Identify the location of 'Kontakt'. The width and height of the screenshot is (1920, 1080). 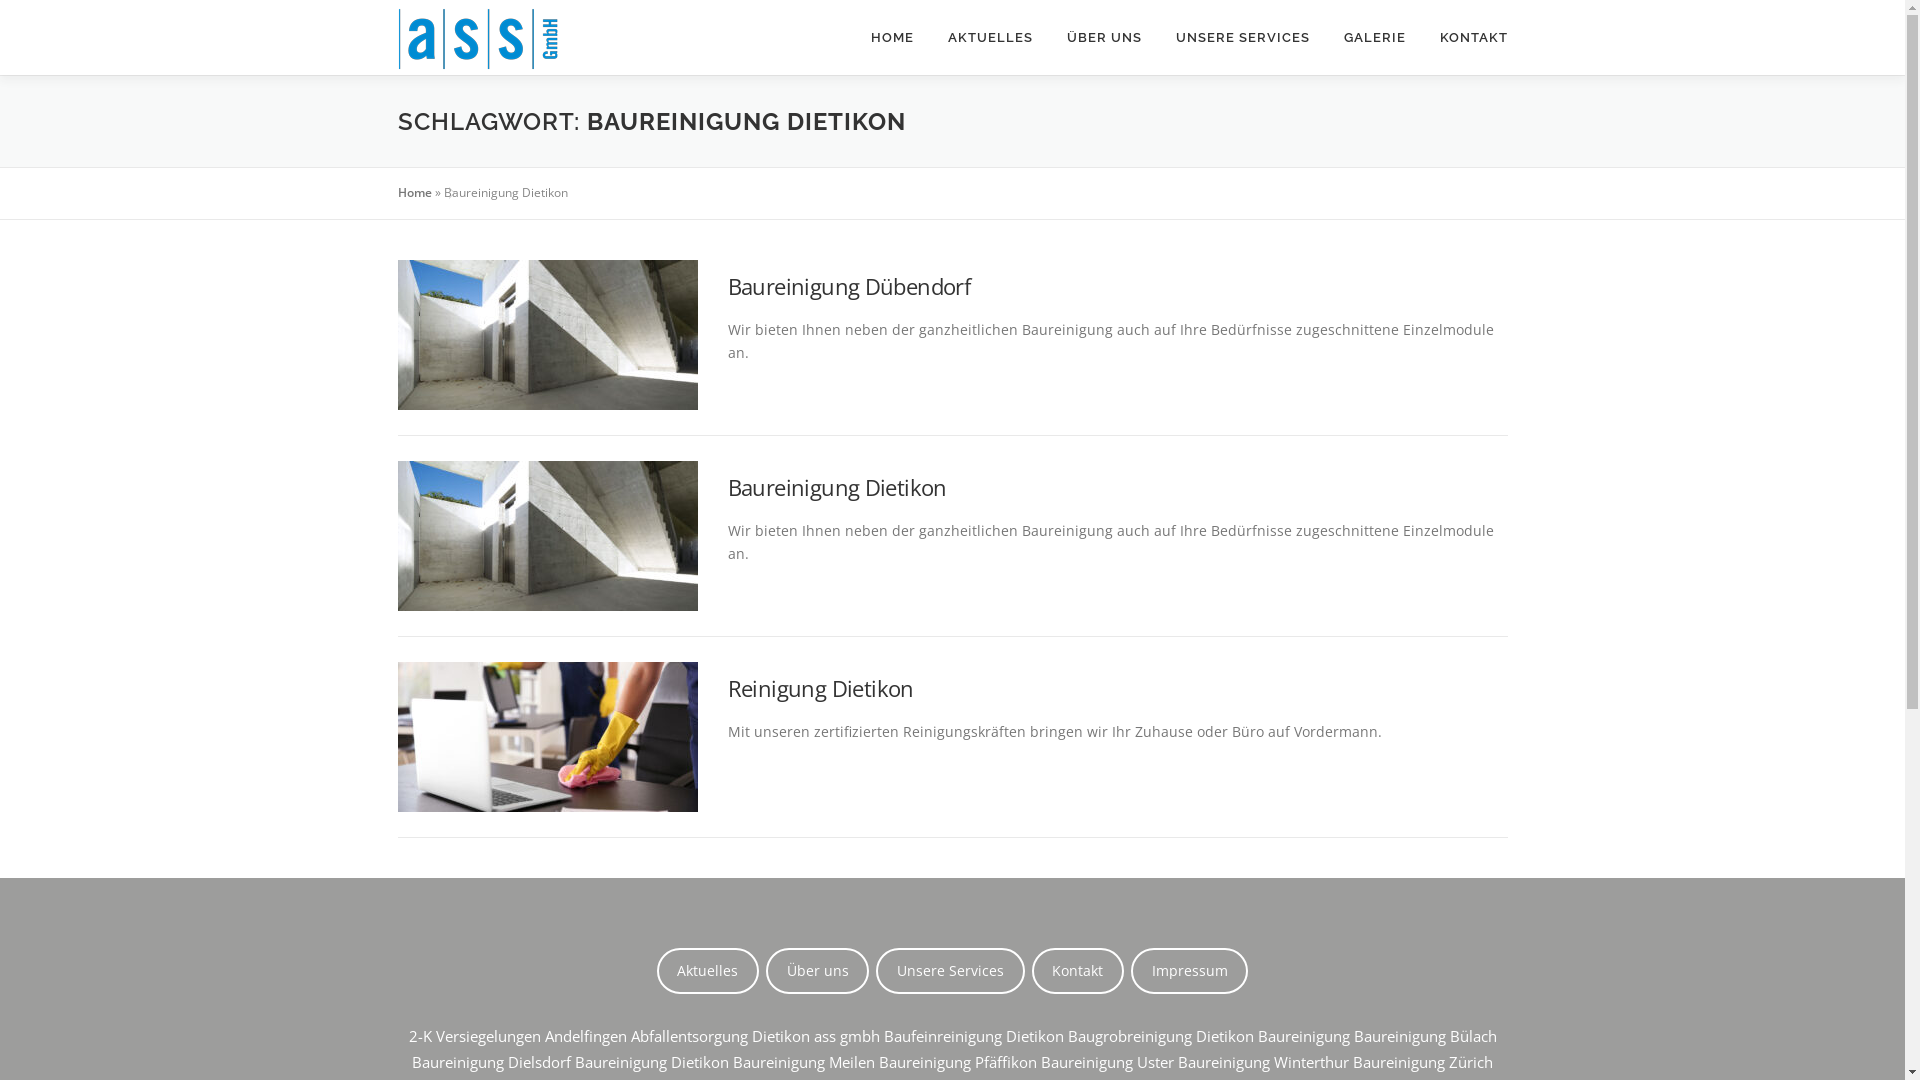
(1077, 970).